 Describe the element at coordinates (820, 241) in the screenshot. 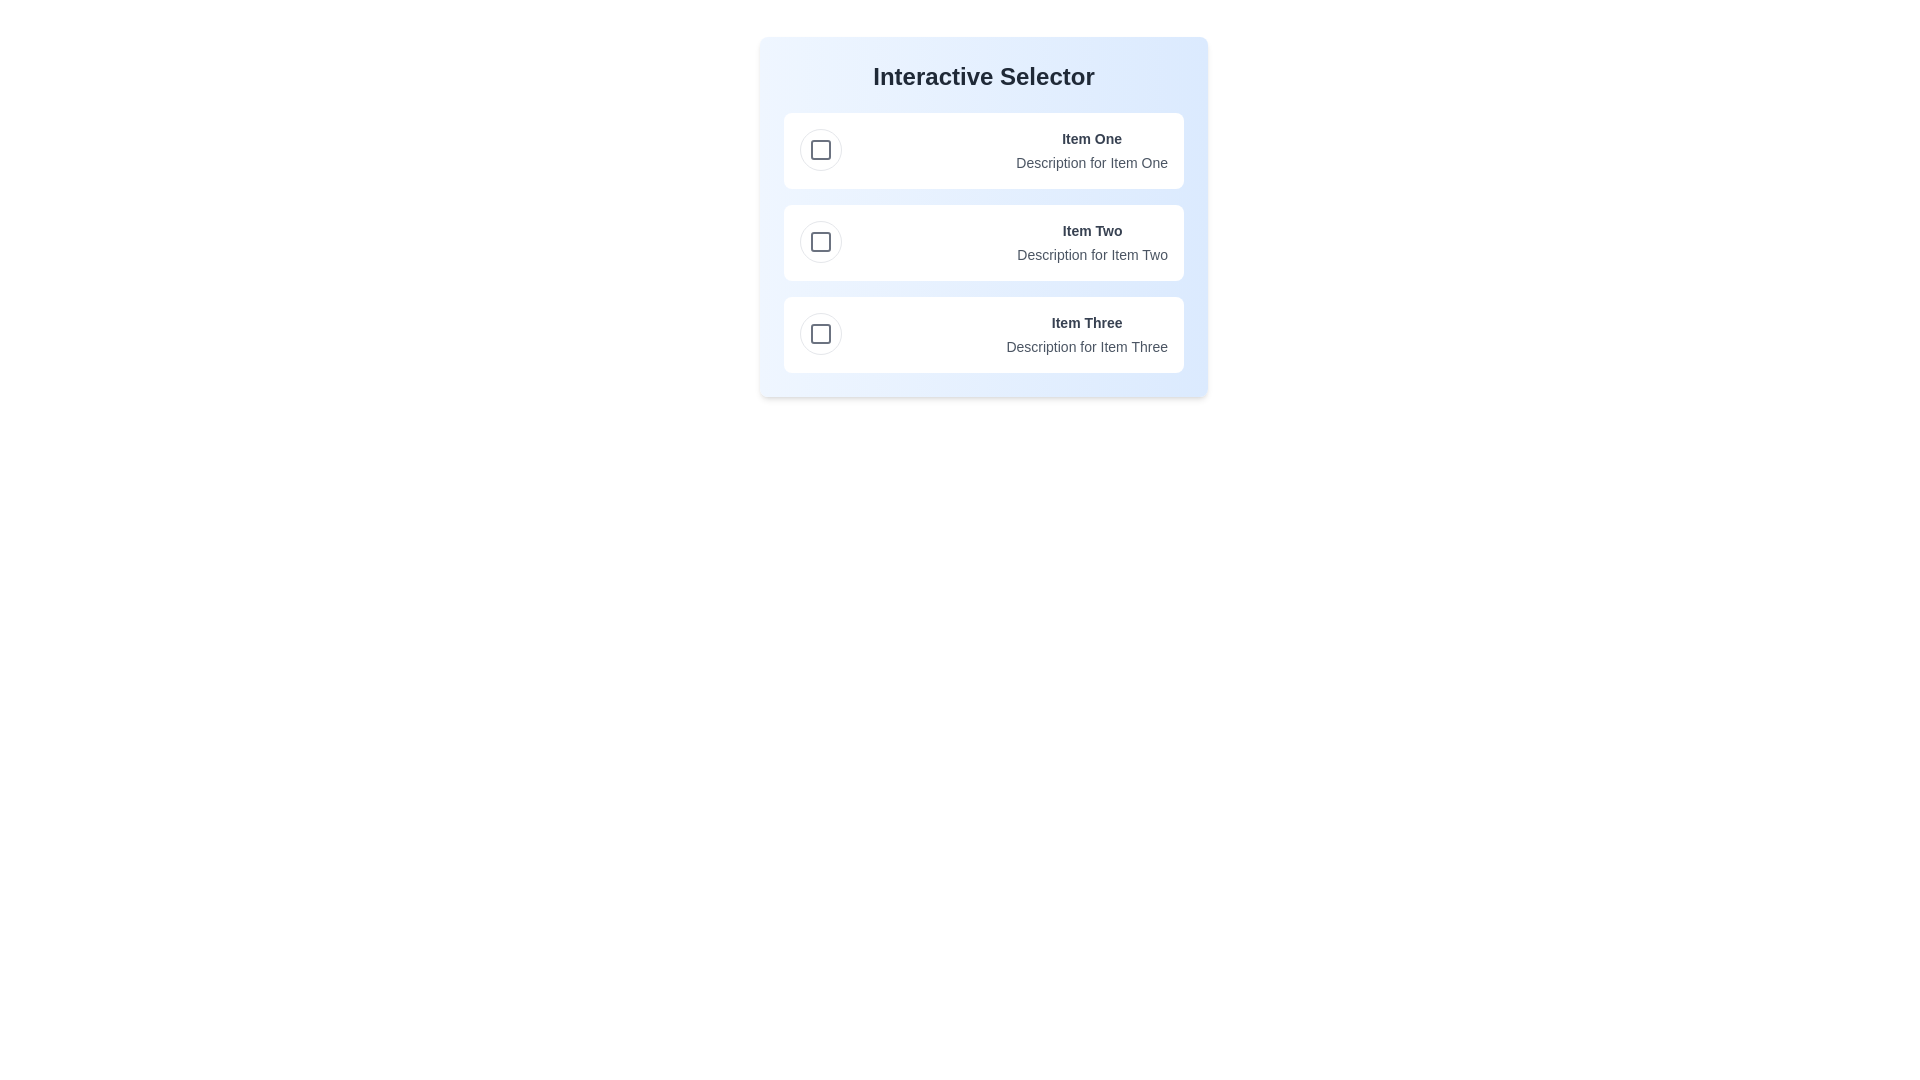

I see `the checkbox icon located to the left of the label 'Item Two' under the 'Interactive Selector' layout` at that location.